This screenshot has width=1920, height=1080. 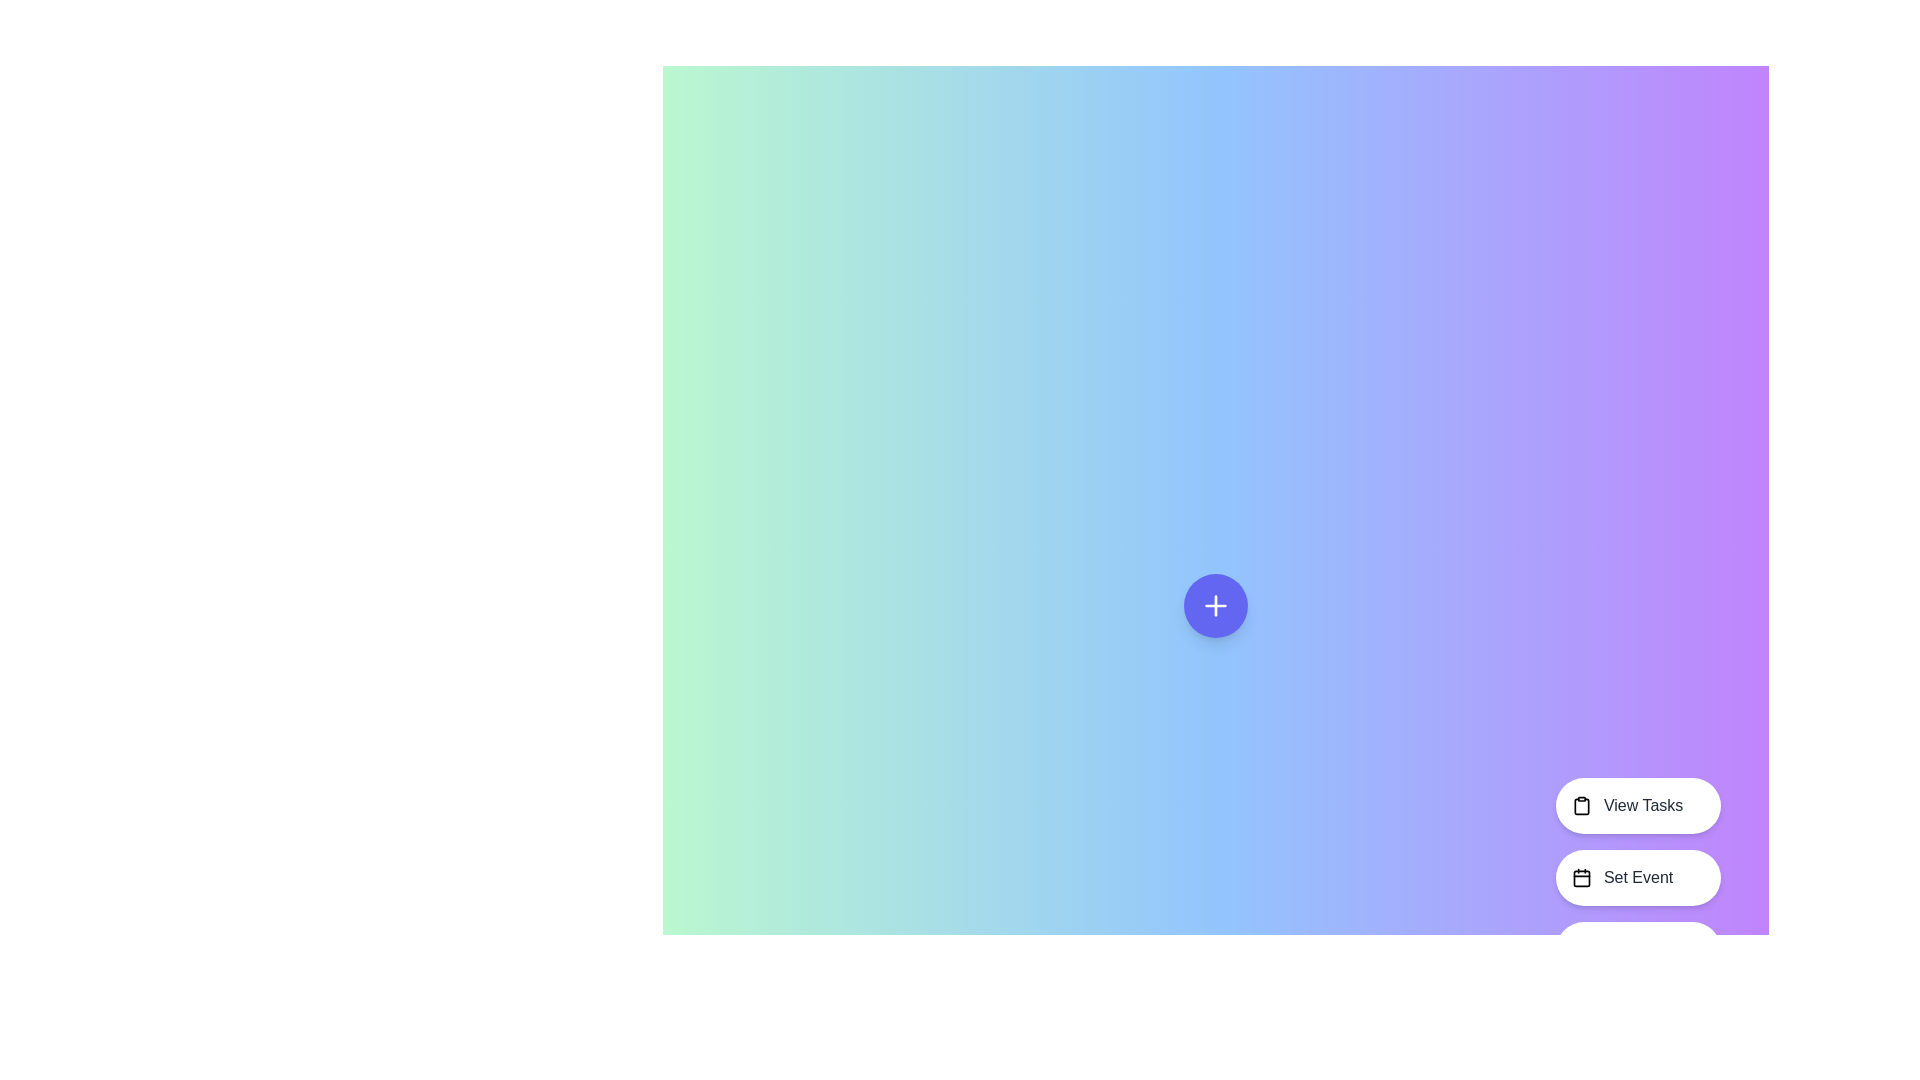 What do you see at coordinates (1214, 604) in the screenshot?
I see `the circular deep blue button with a white plus symbol` at bounding box center [1214, 604].